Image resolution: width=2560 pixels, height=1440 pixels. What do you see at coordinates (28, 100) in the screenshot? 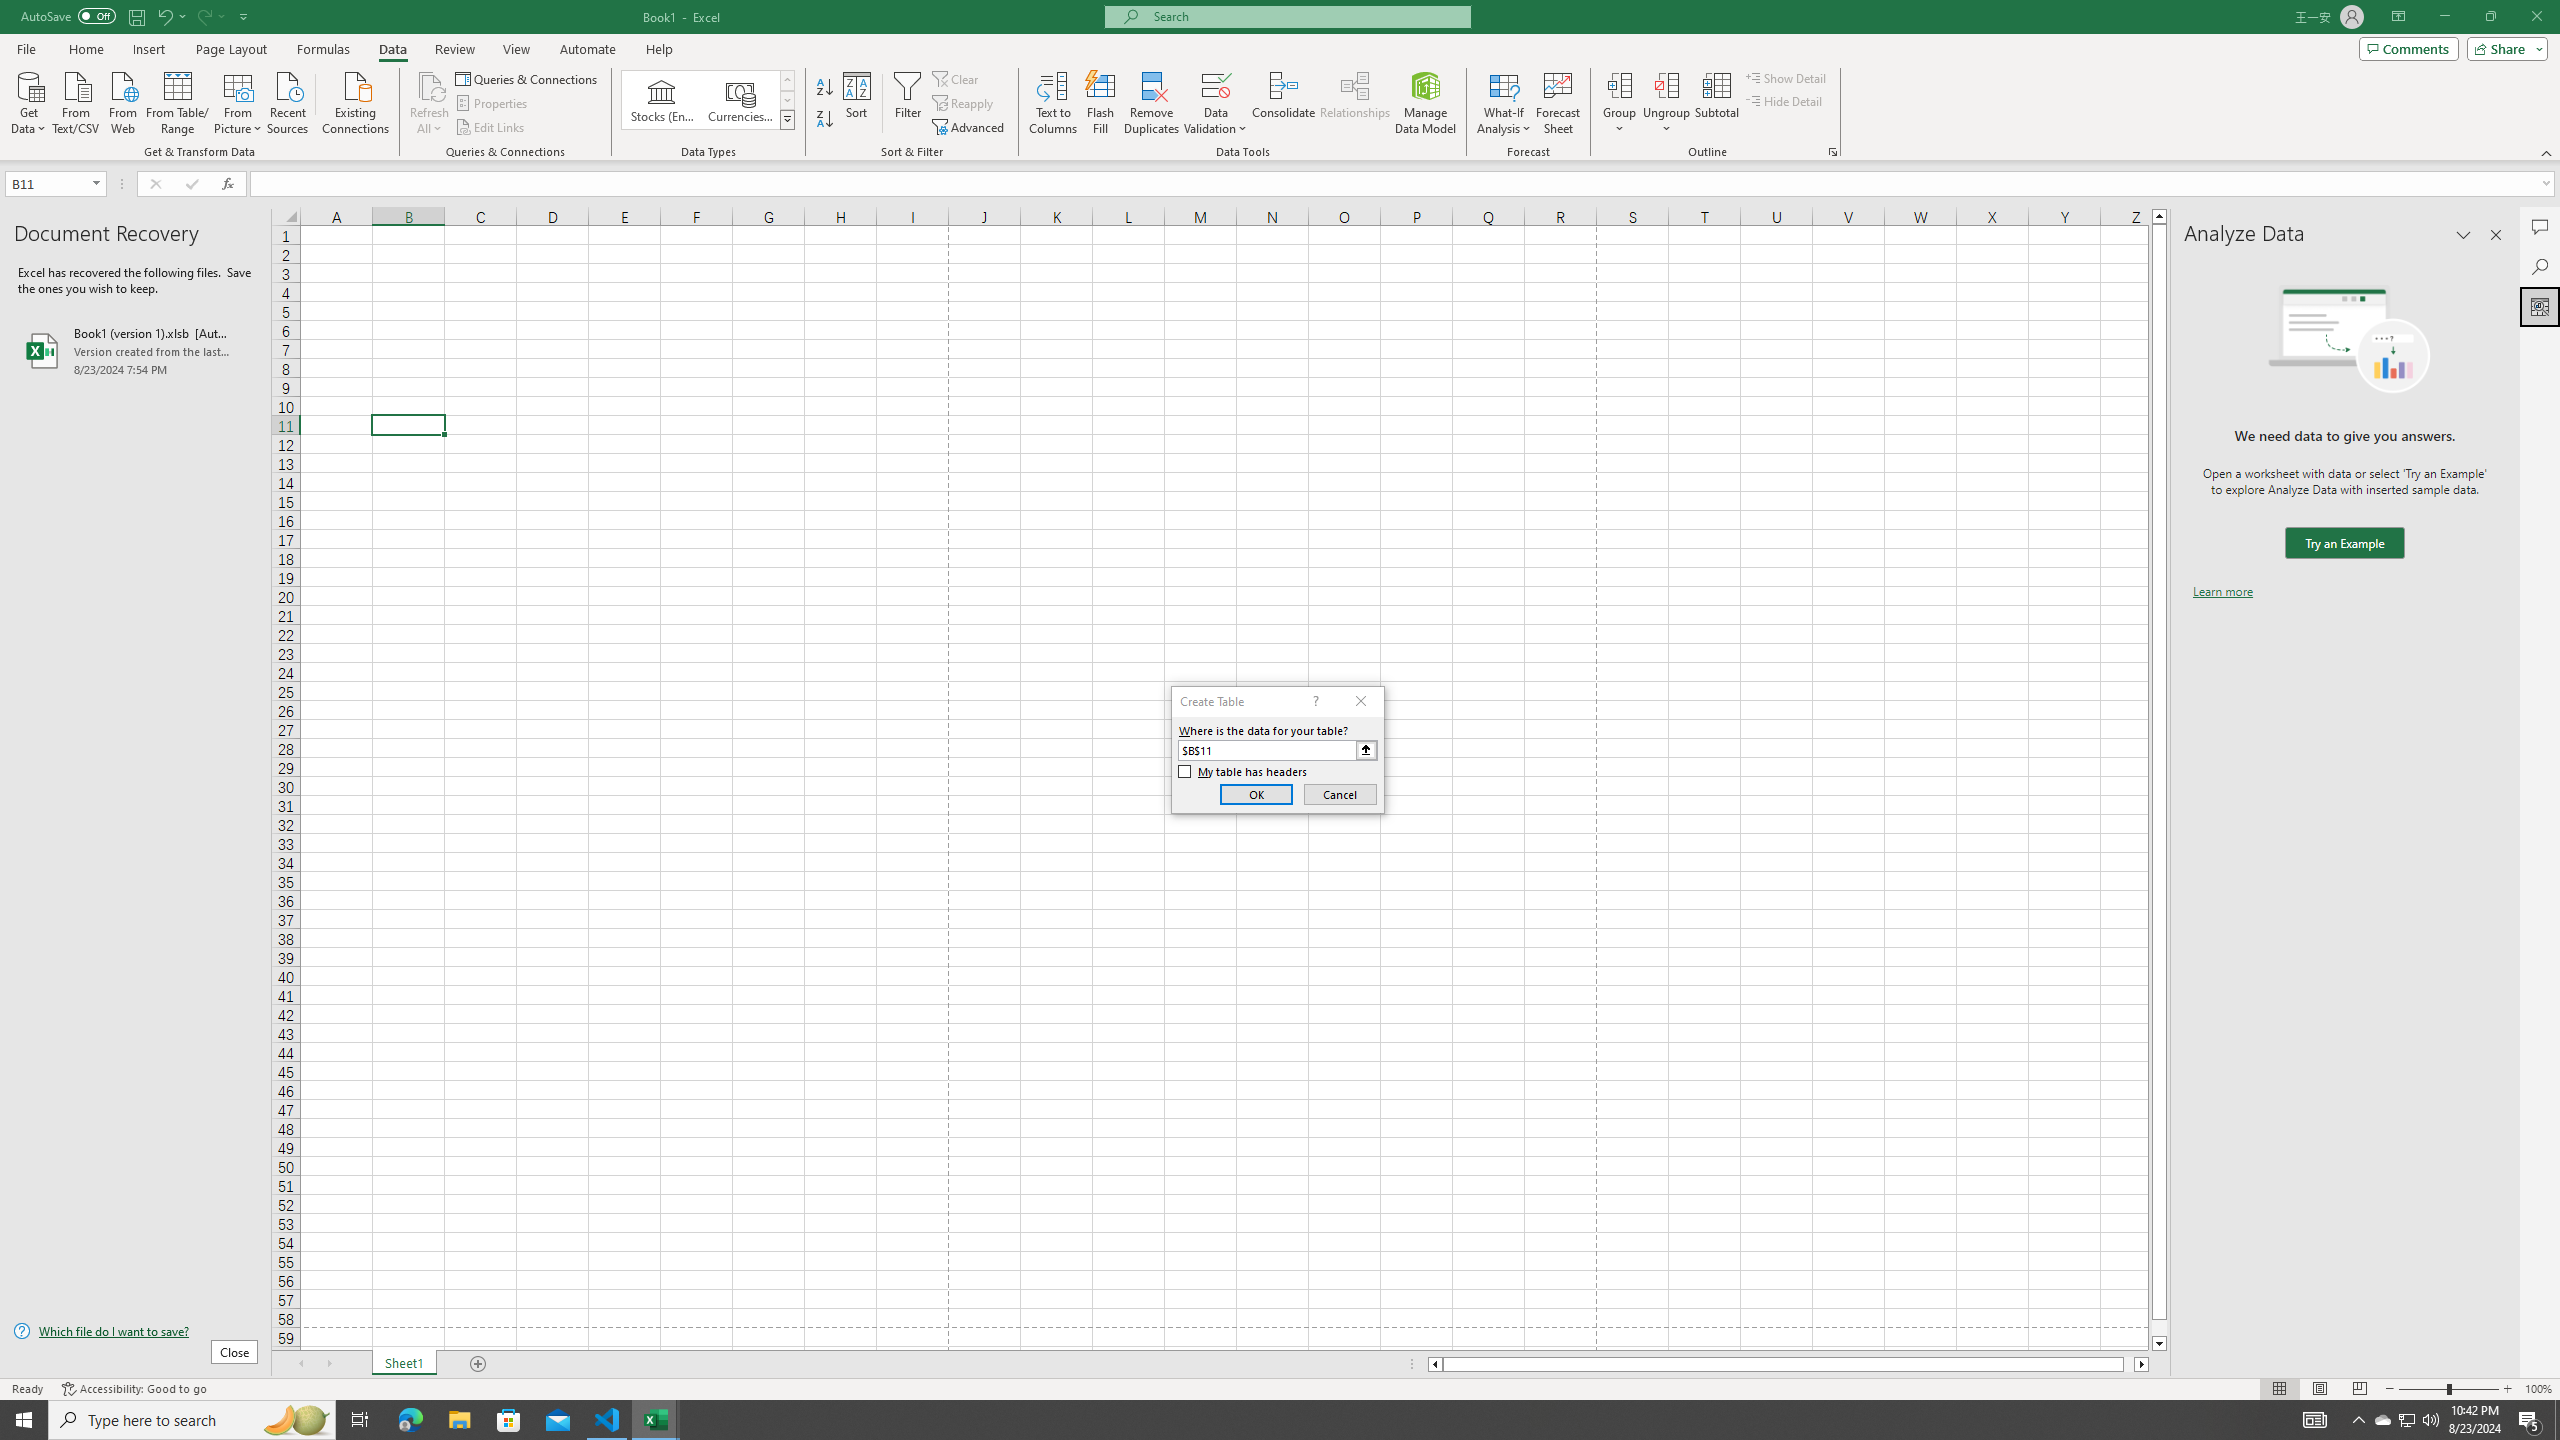
I see `'Get Data'` at bounding box center [28, 100].